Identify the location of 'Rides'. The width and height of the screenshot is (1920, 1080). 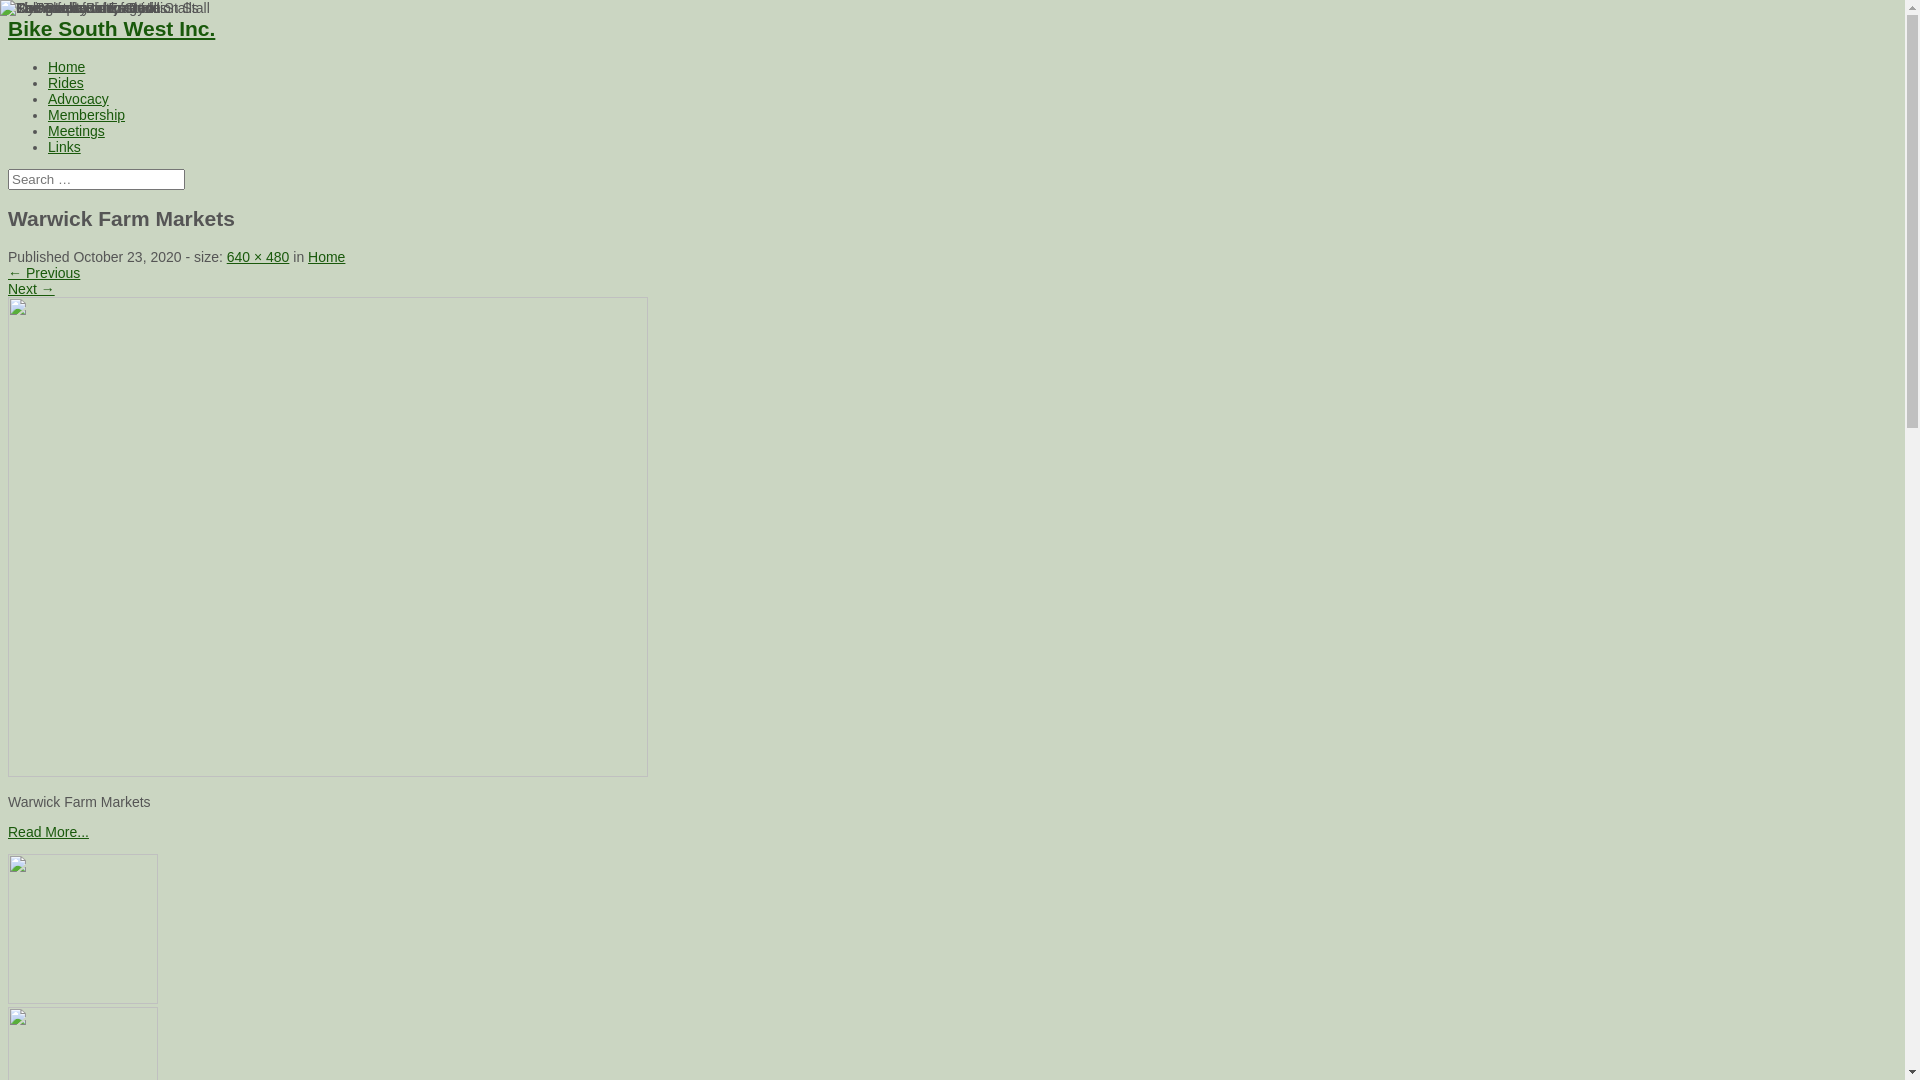
(66, 82).